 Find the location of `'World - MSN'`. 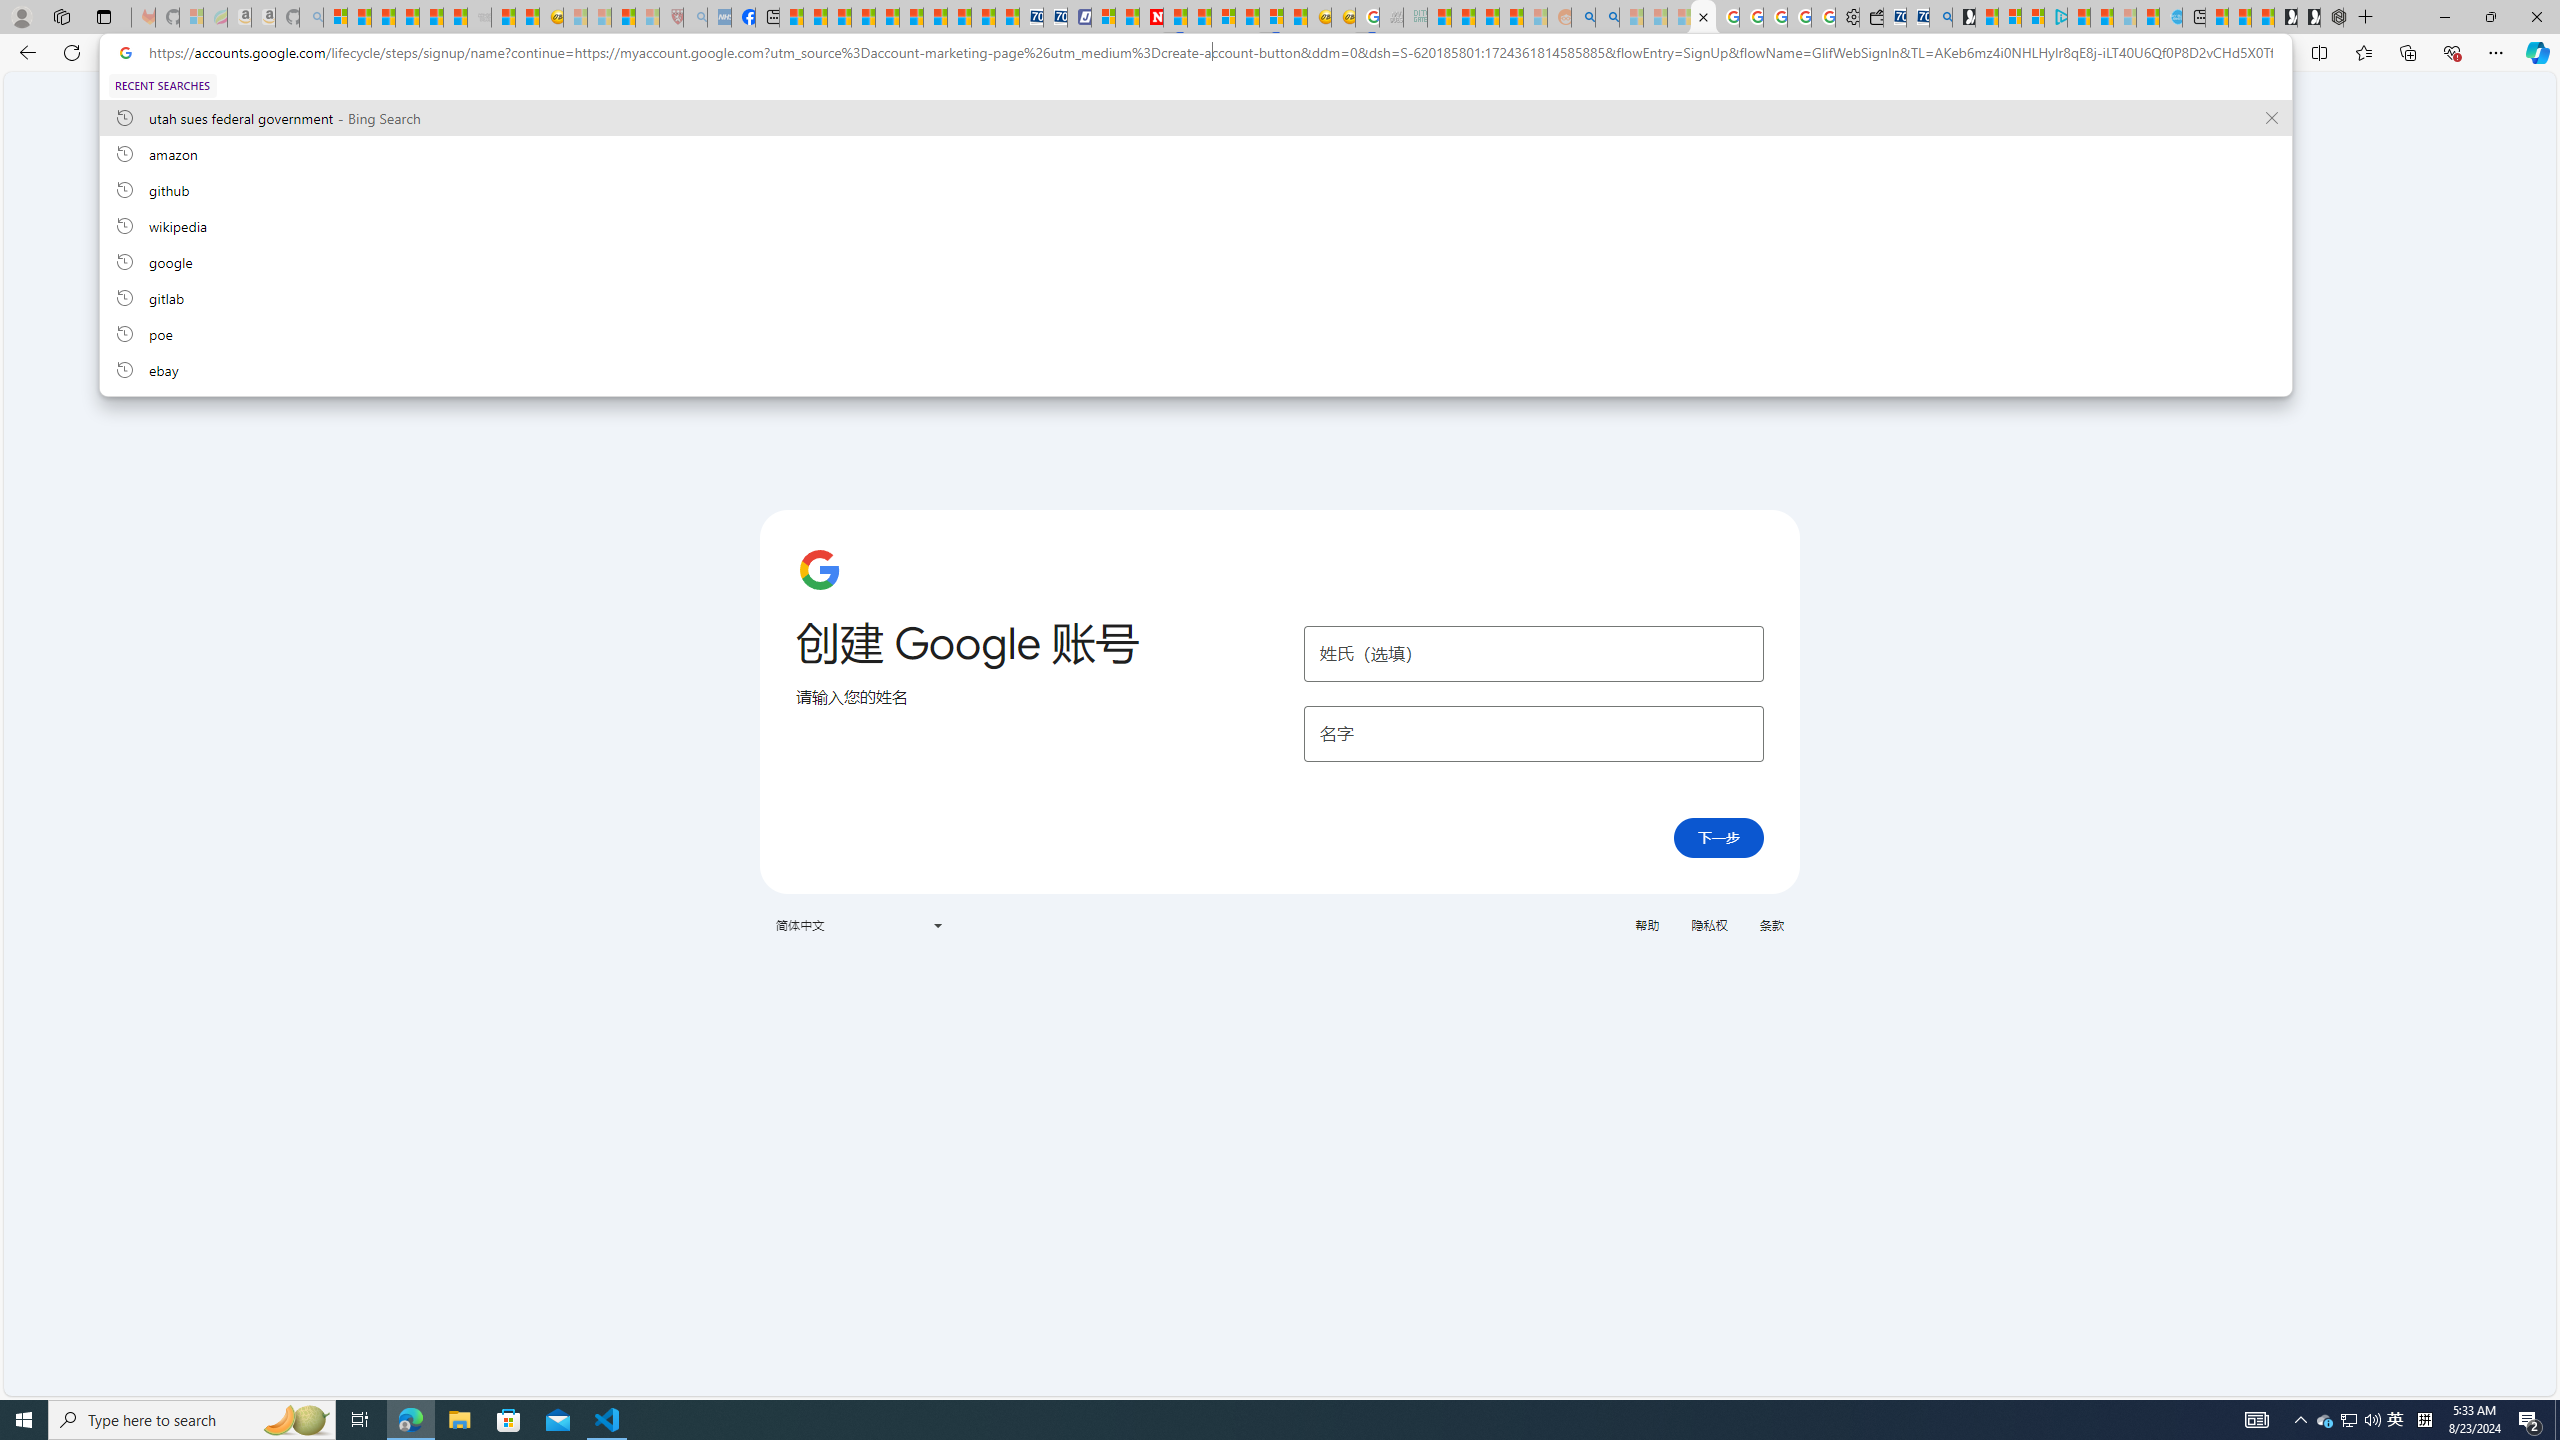

'World - MSN' is located at coordinates (839, 16).